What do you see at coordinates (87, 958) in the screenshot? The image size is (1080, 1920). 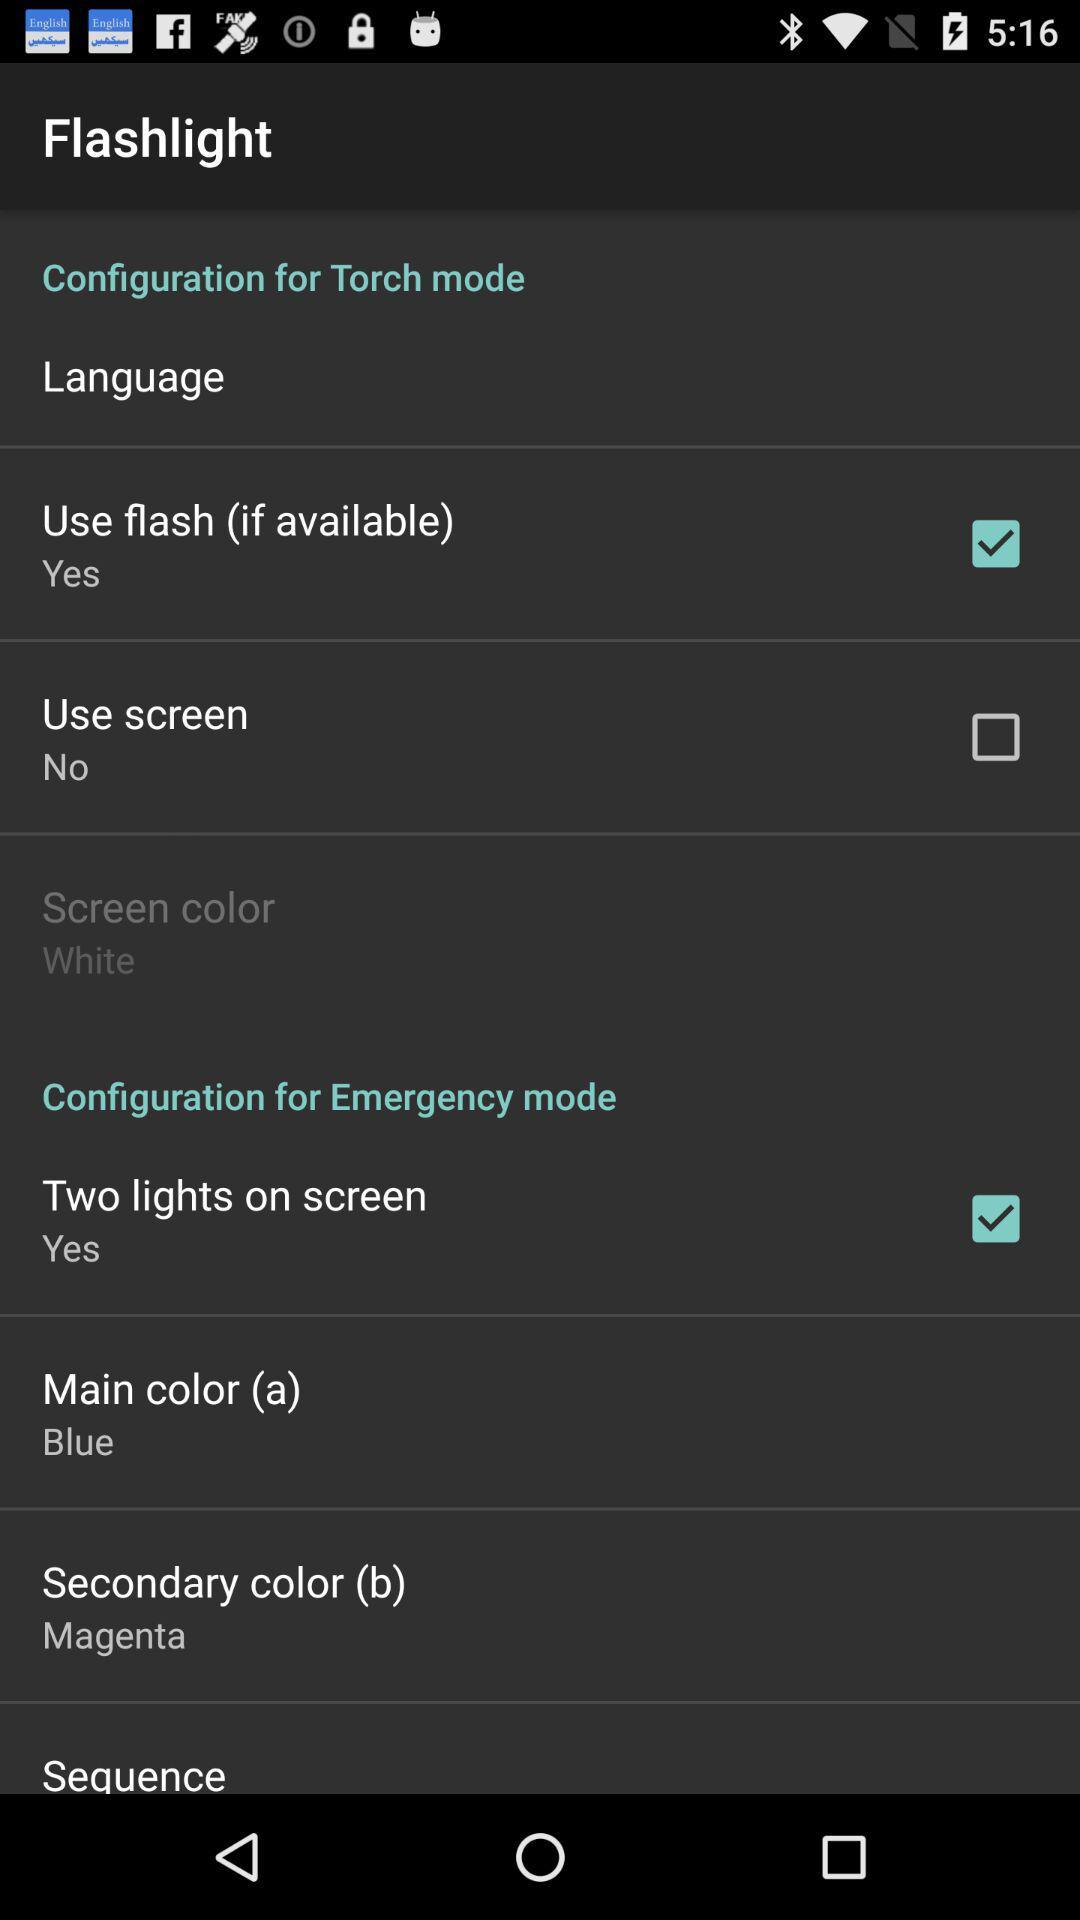 I see `app below screen color item` at bounding box center [87, 958].